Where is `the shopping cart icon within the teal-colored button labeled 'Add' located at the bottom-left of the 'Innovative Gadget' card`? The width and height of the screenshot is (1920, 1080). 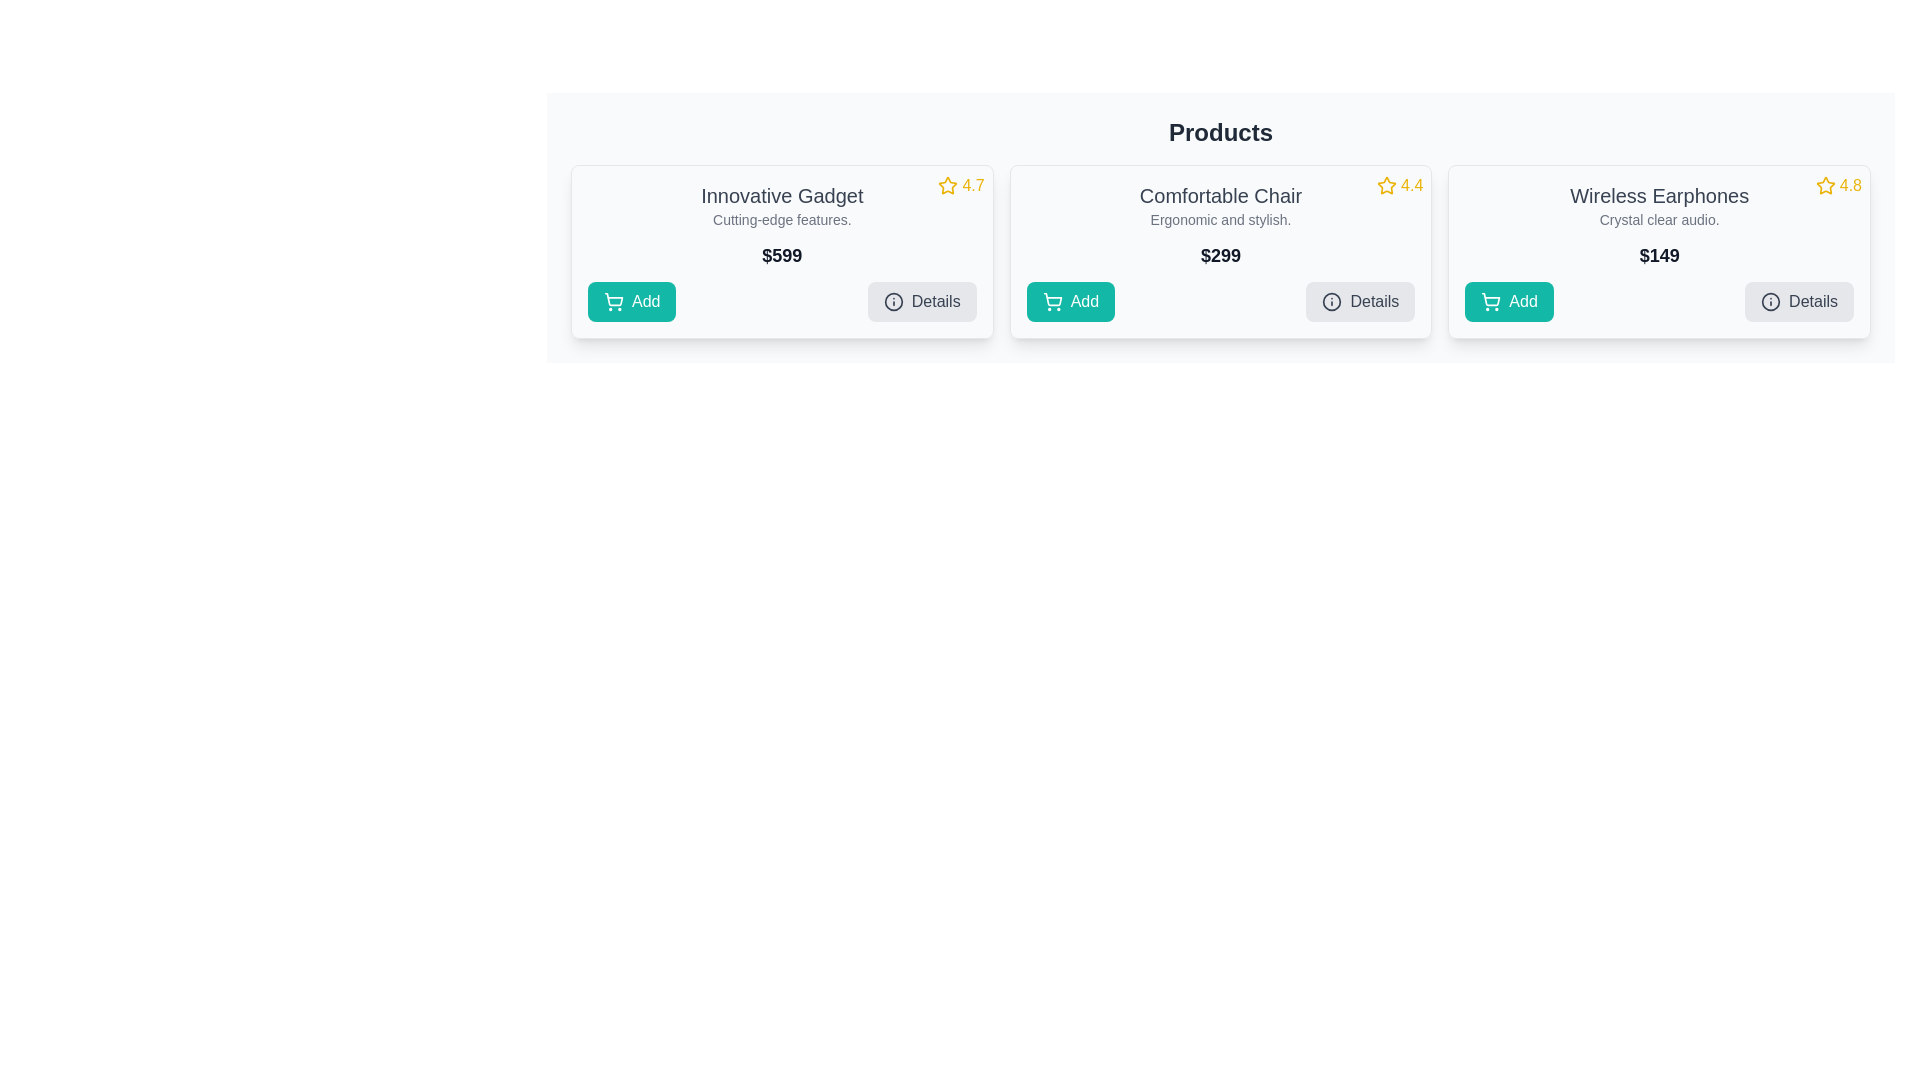
the shopping cart icon within the teal-colored button labeled 'Add' located at the bottom-left of the 'Innovative Gadget' card is located at coordinates (613, 301).